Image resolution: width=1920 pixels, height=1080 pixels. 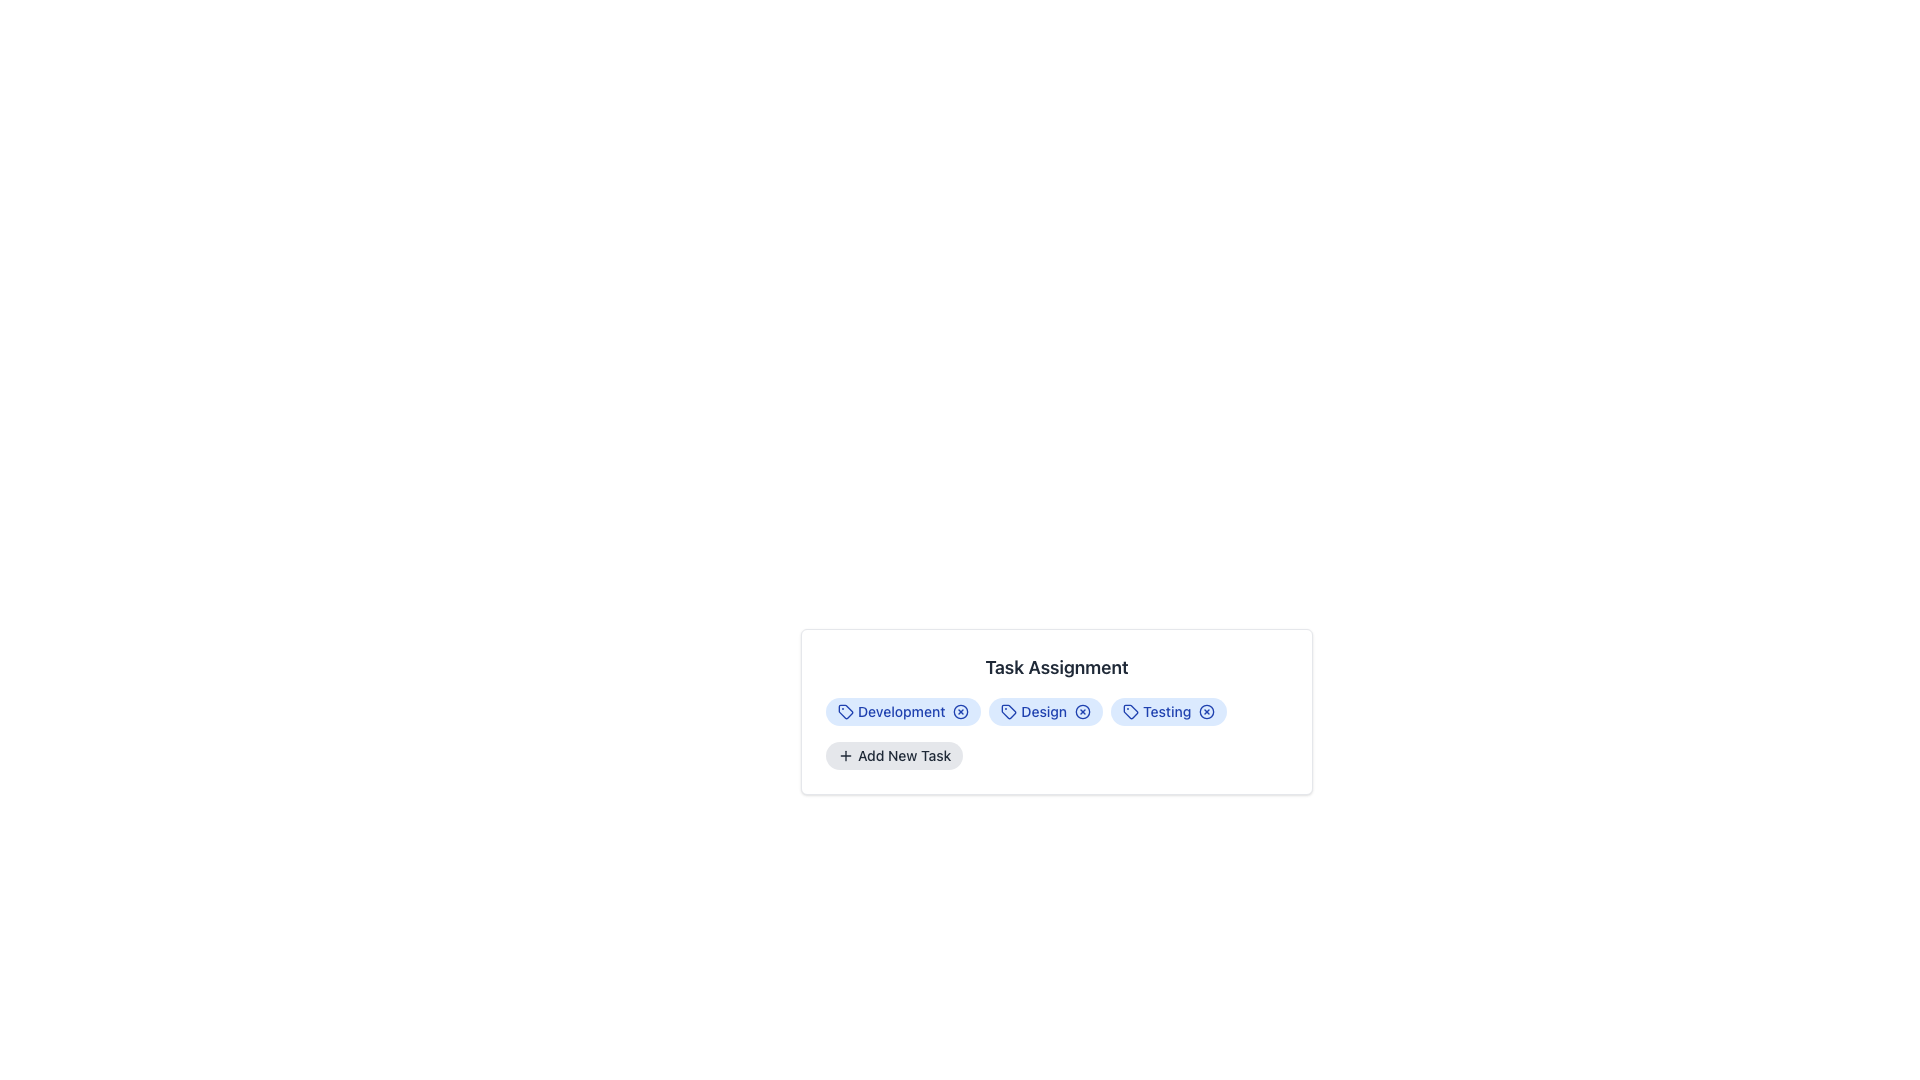 What do you see at coordinates (1055, 711) in the screenshot?
I see `the tag group component containing the tags 'Development', 'Design', and 'Testing'` at bounding box center [1055, 711].